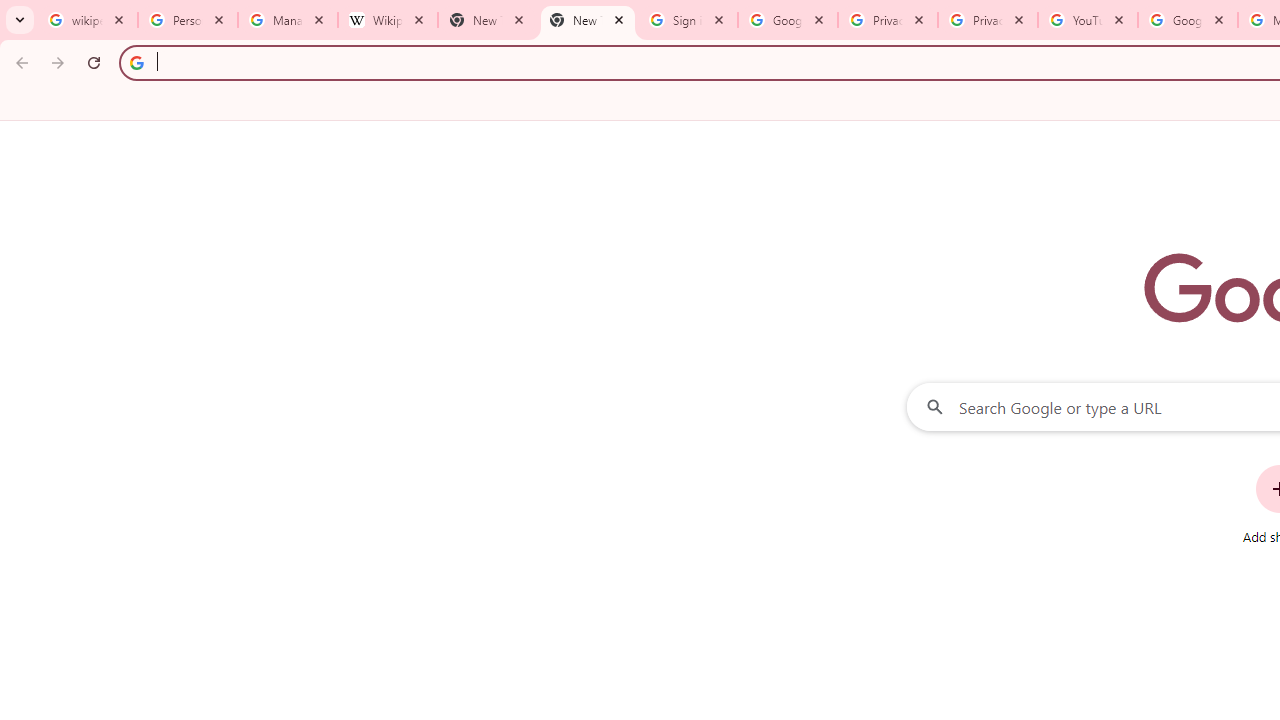 The height and width of the screenshot is (720, 1280). Describe the element at coordinates (188, 20) in the screenshot. I see `'Personalization & Google Search results - Google Search Help'` at that location.